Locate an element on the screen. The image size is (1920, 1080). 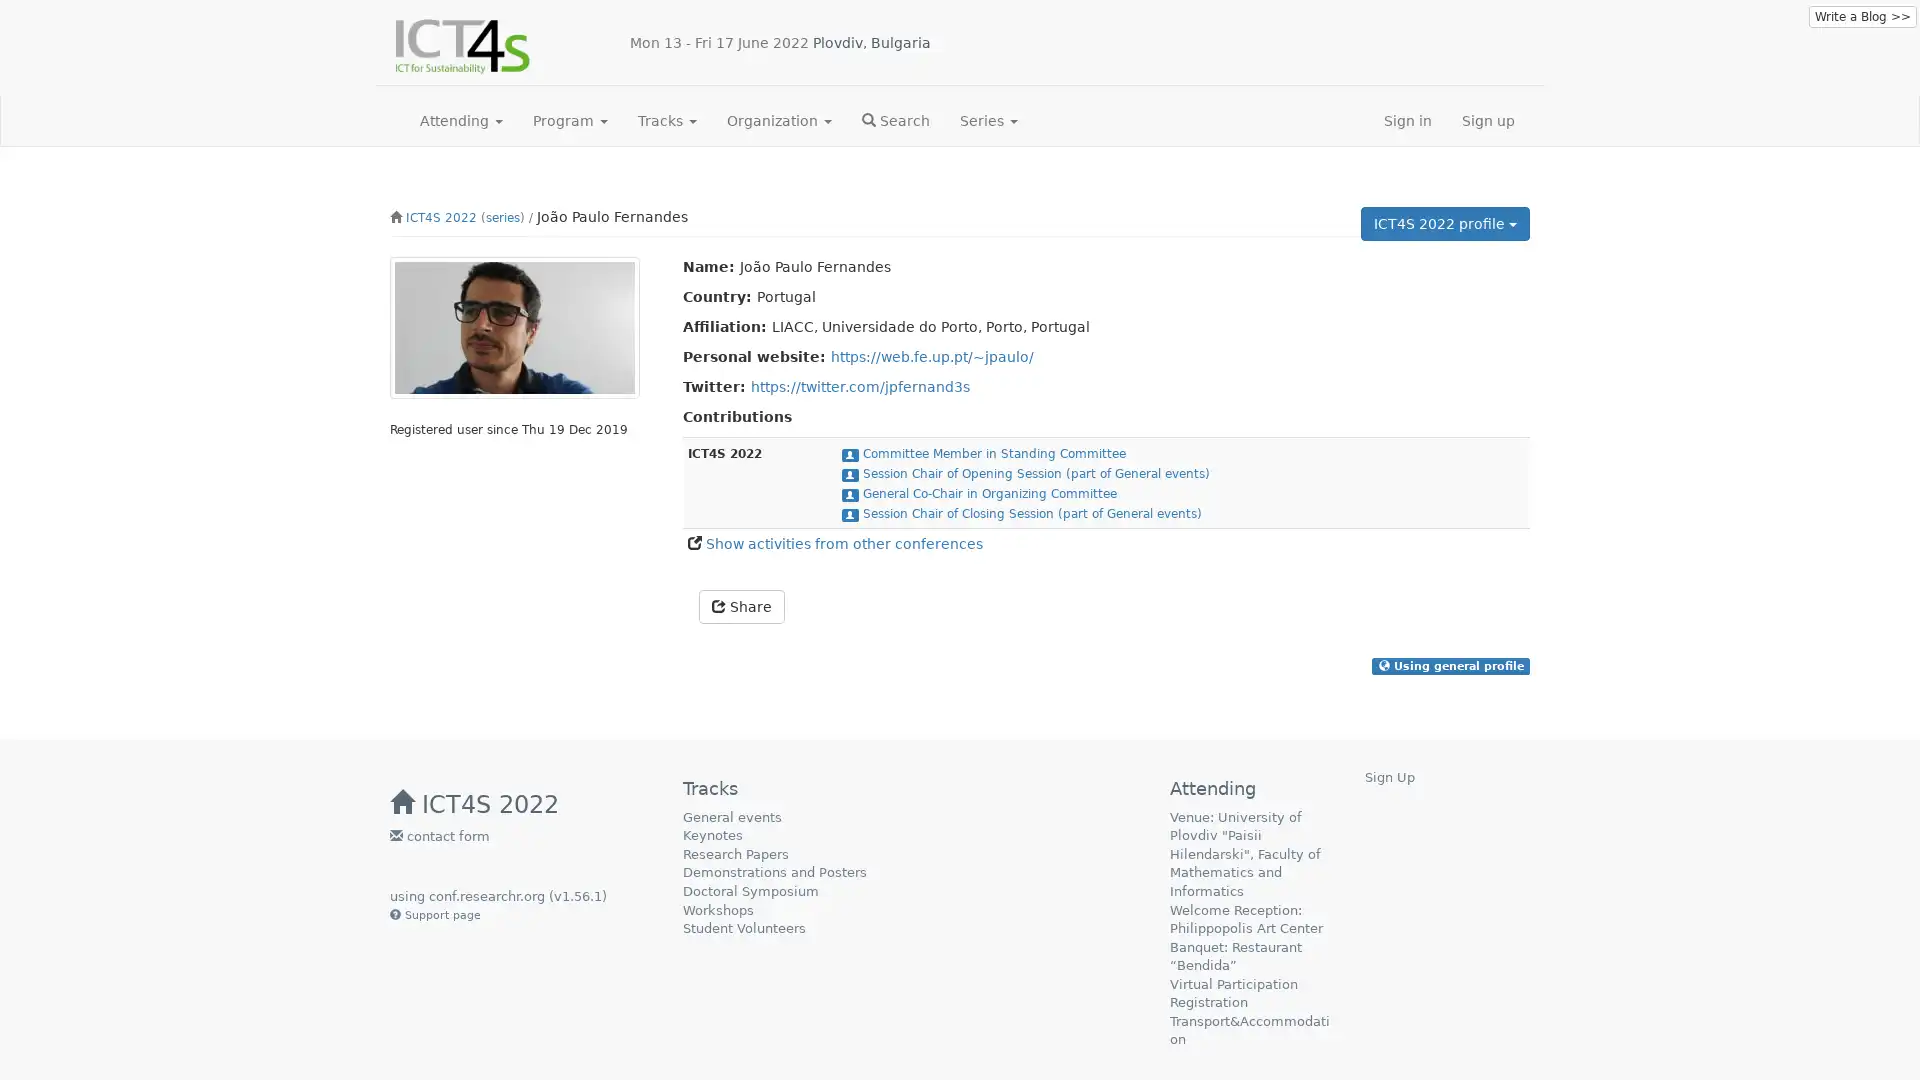
ICT4S 2022 profile is located at coordinates (1445, 223).